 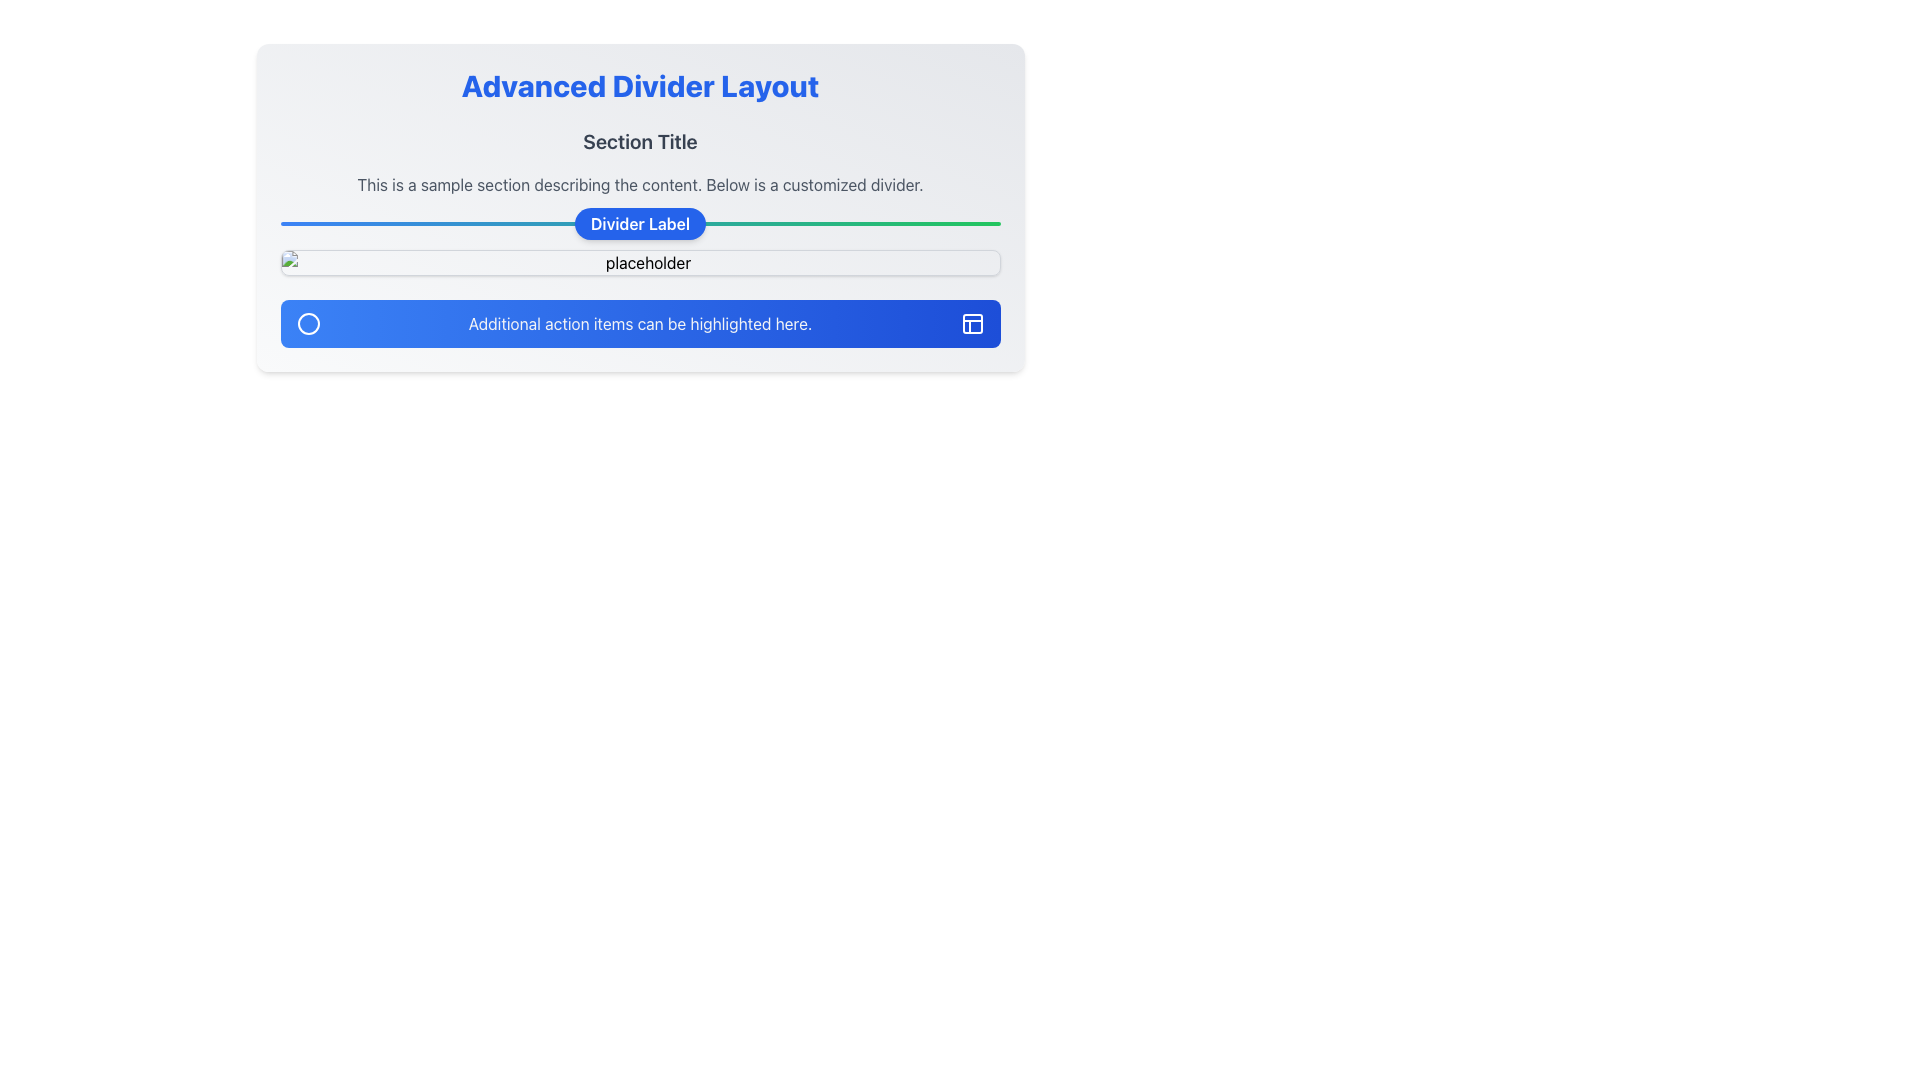 I want to click on the icon located at the bottom-right corner of the blue section labeled 'Additional action items can be highlighted here', so click(x=972, y=323).